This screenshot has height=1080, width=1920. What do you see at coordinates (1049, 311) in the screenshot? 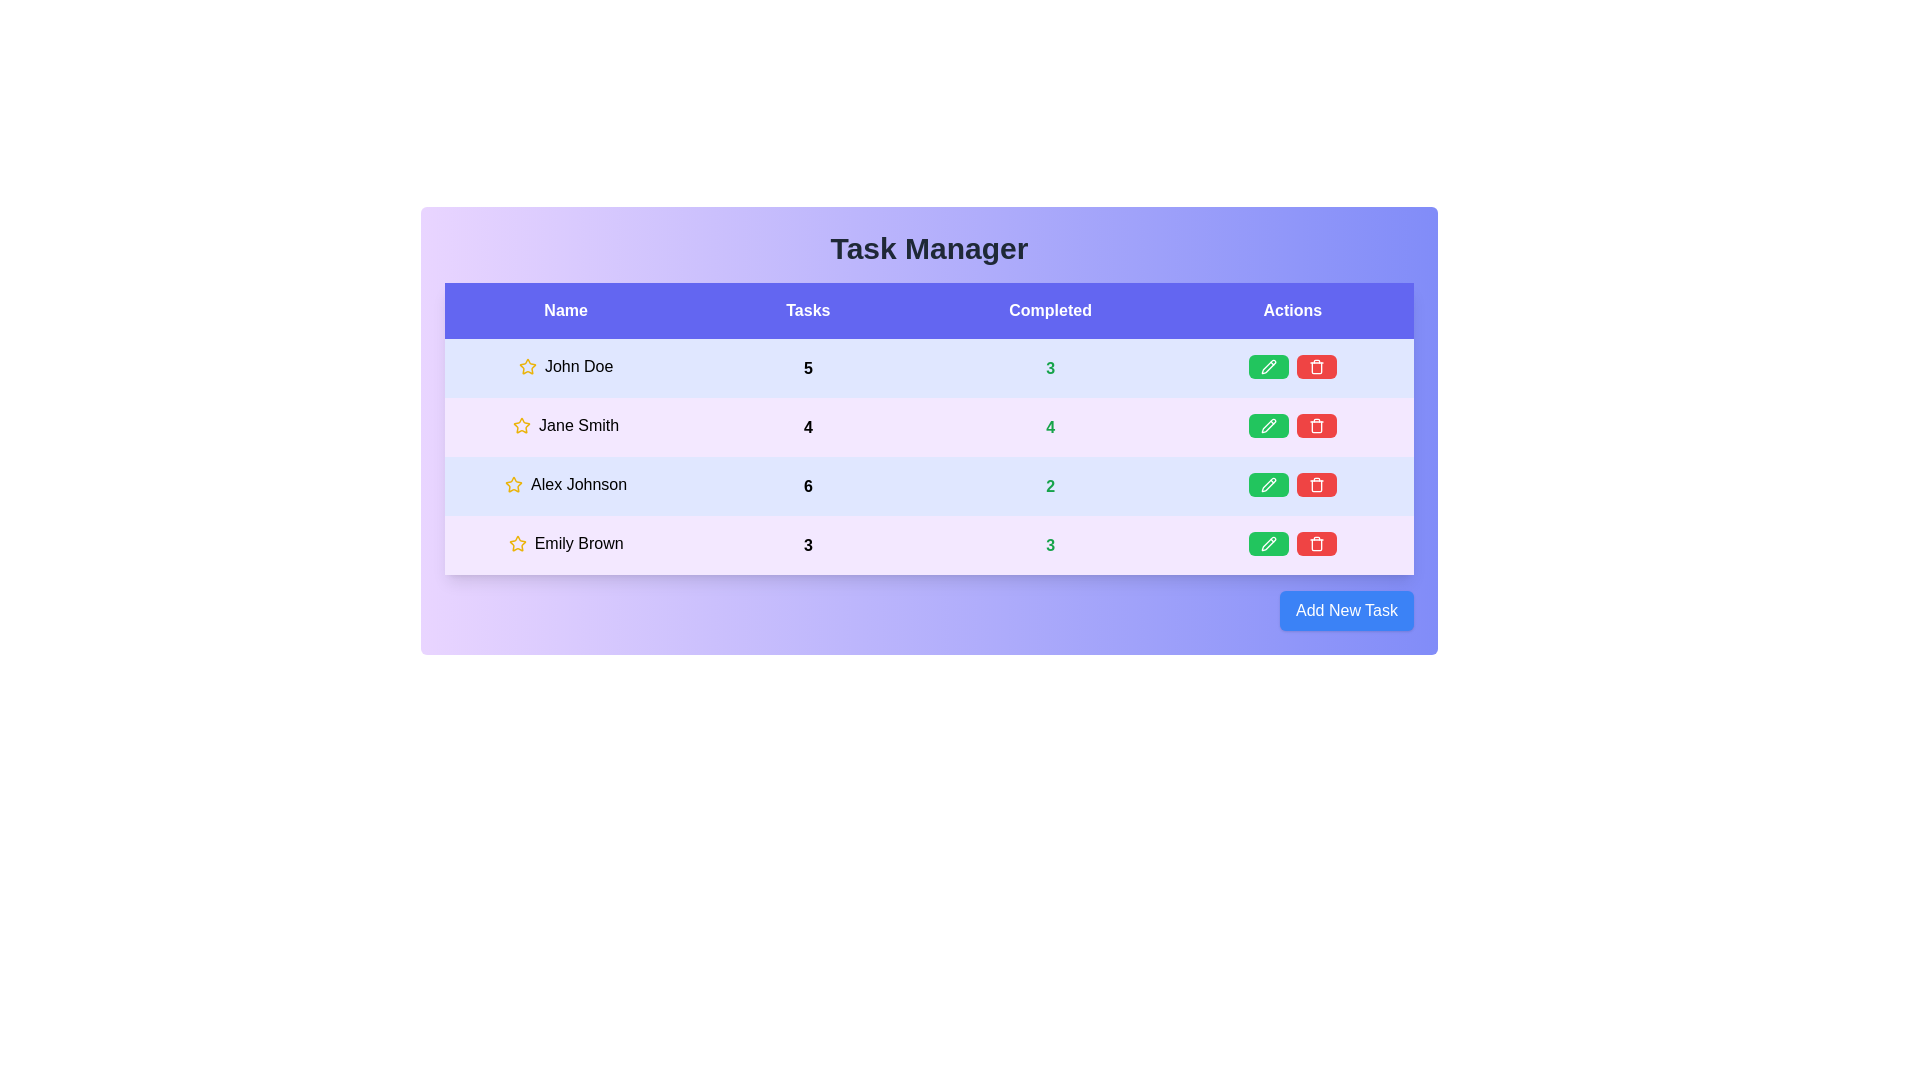
I see `the text in the Completed column for copying` at bounding box center [1049, 311].